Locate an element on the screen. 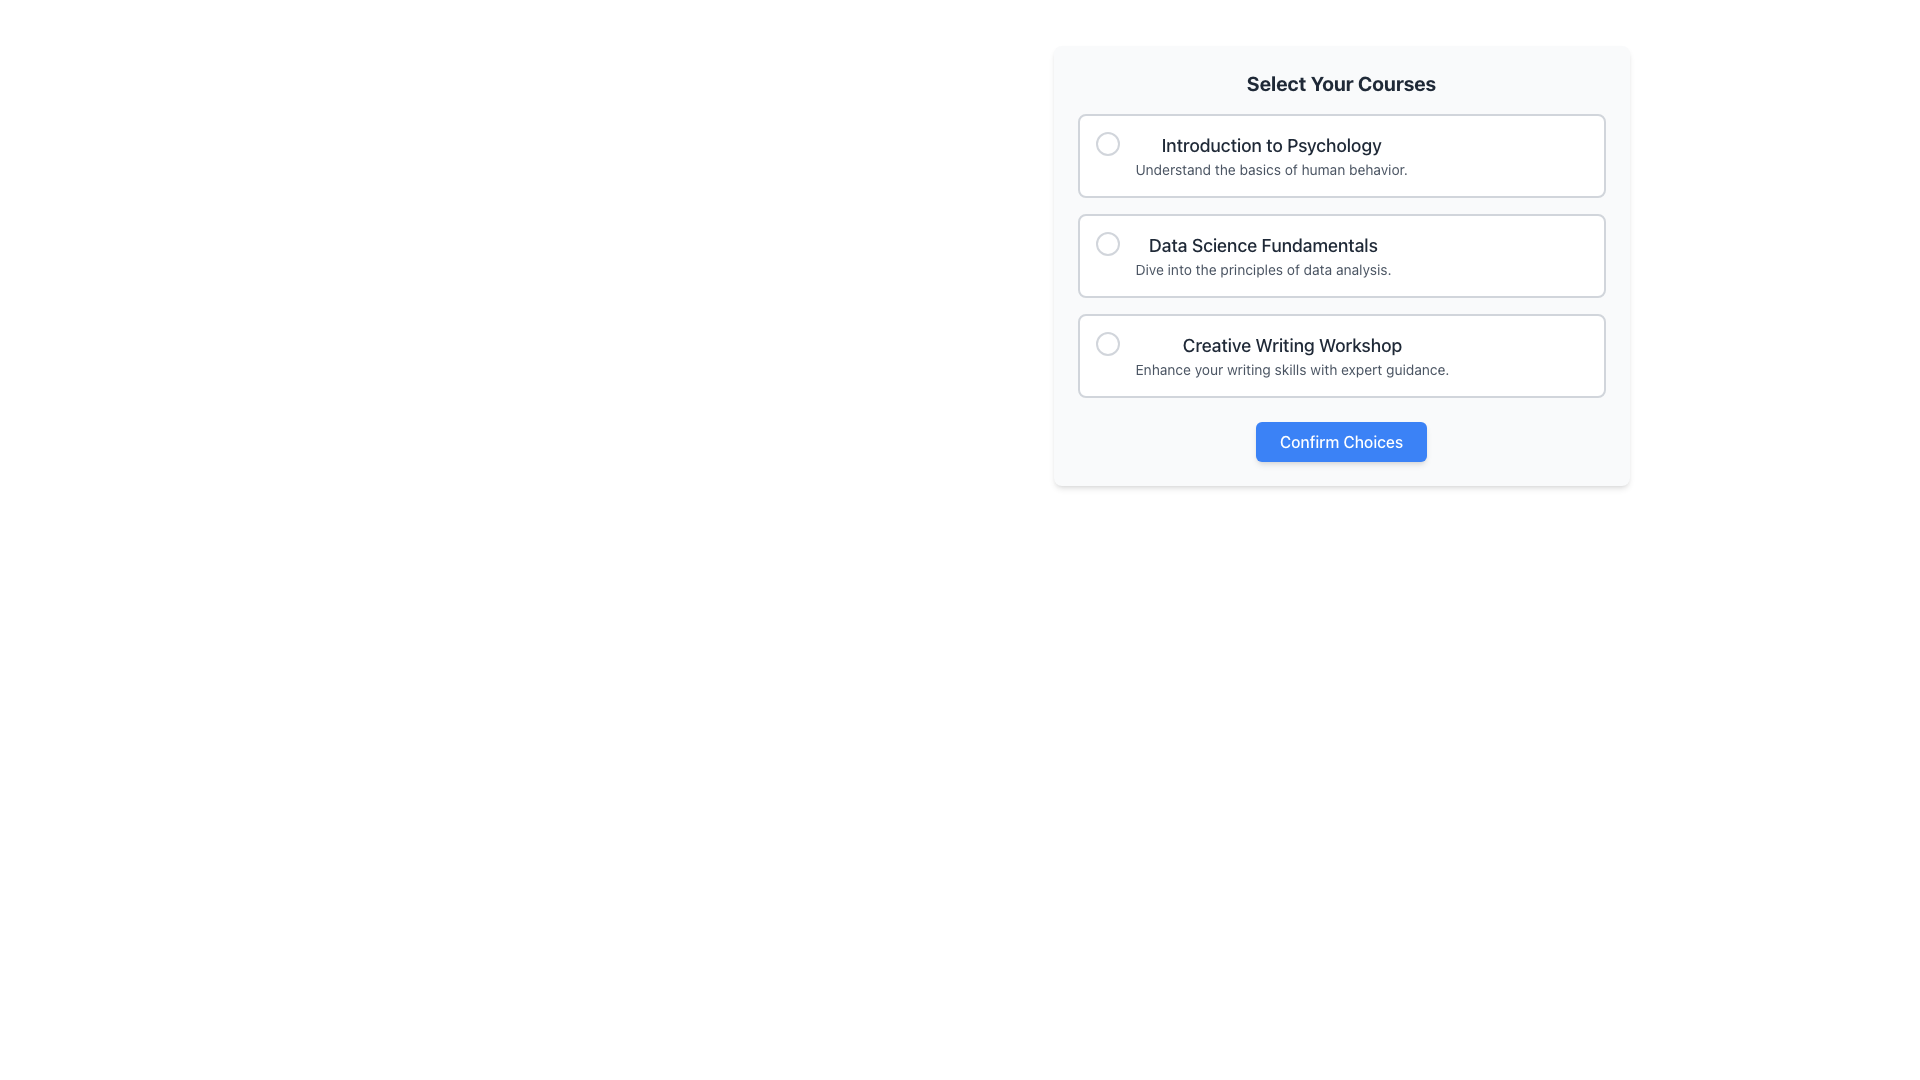 Image resolution: width=1920 pixels, height=1080 pixels. the 'Data Science Fundamentals' course option in the list of selectable courses, which is the second item in the vertical list is located at coordinates (1262, 254).